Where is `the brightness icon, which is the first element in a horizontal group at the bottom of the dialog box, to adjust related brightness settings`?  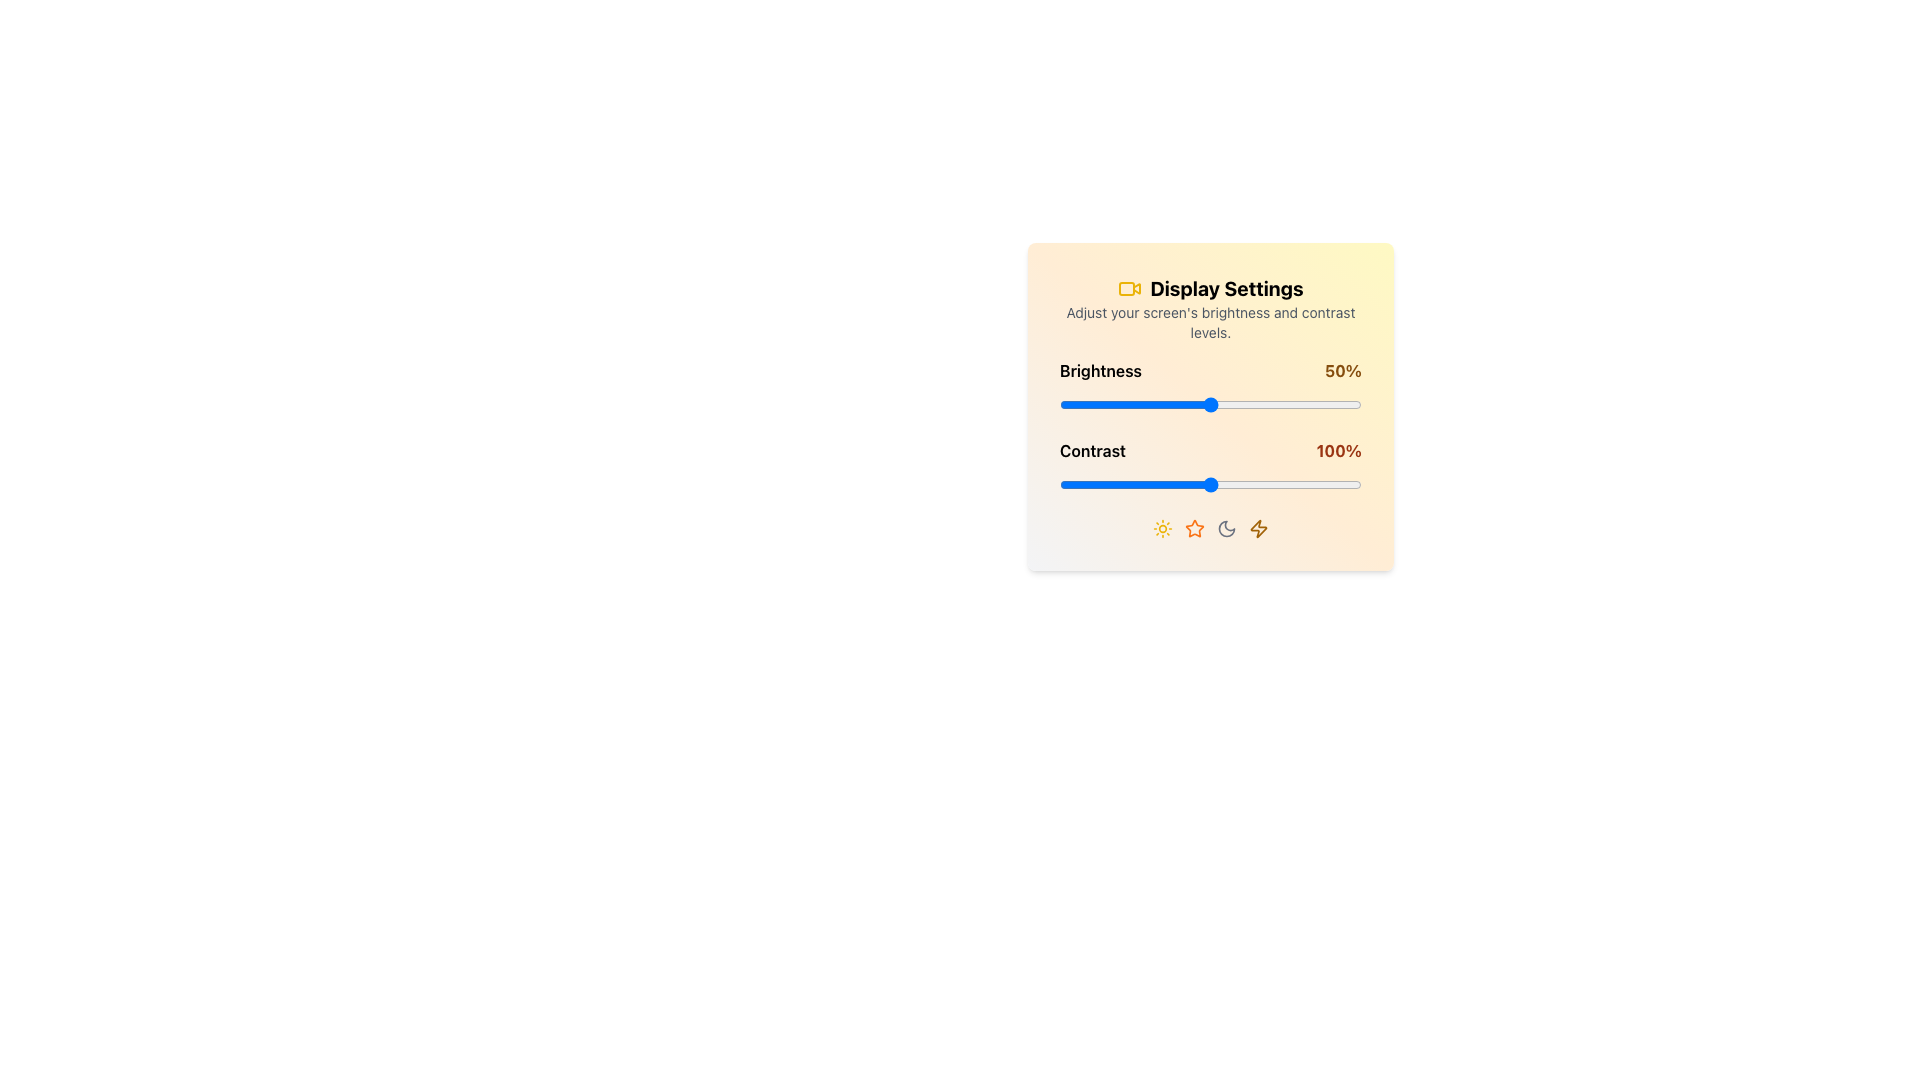 the brightness icon, which is the first element in a horizontal group at the bottom of the dialog box, to adjust related brightness settings is located at coordinates (1162, 527).